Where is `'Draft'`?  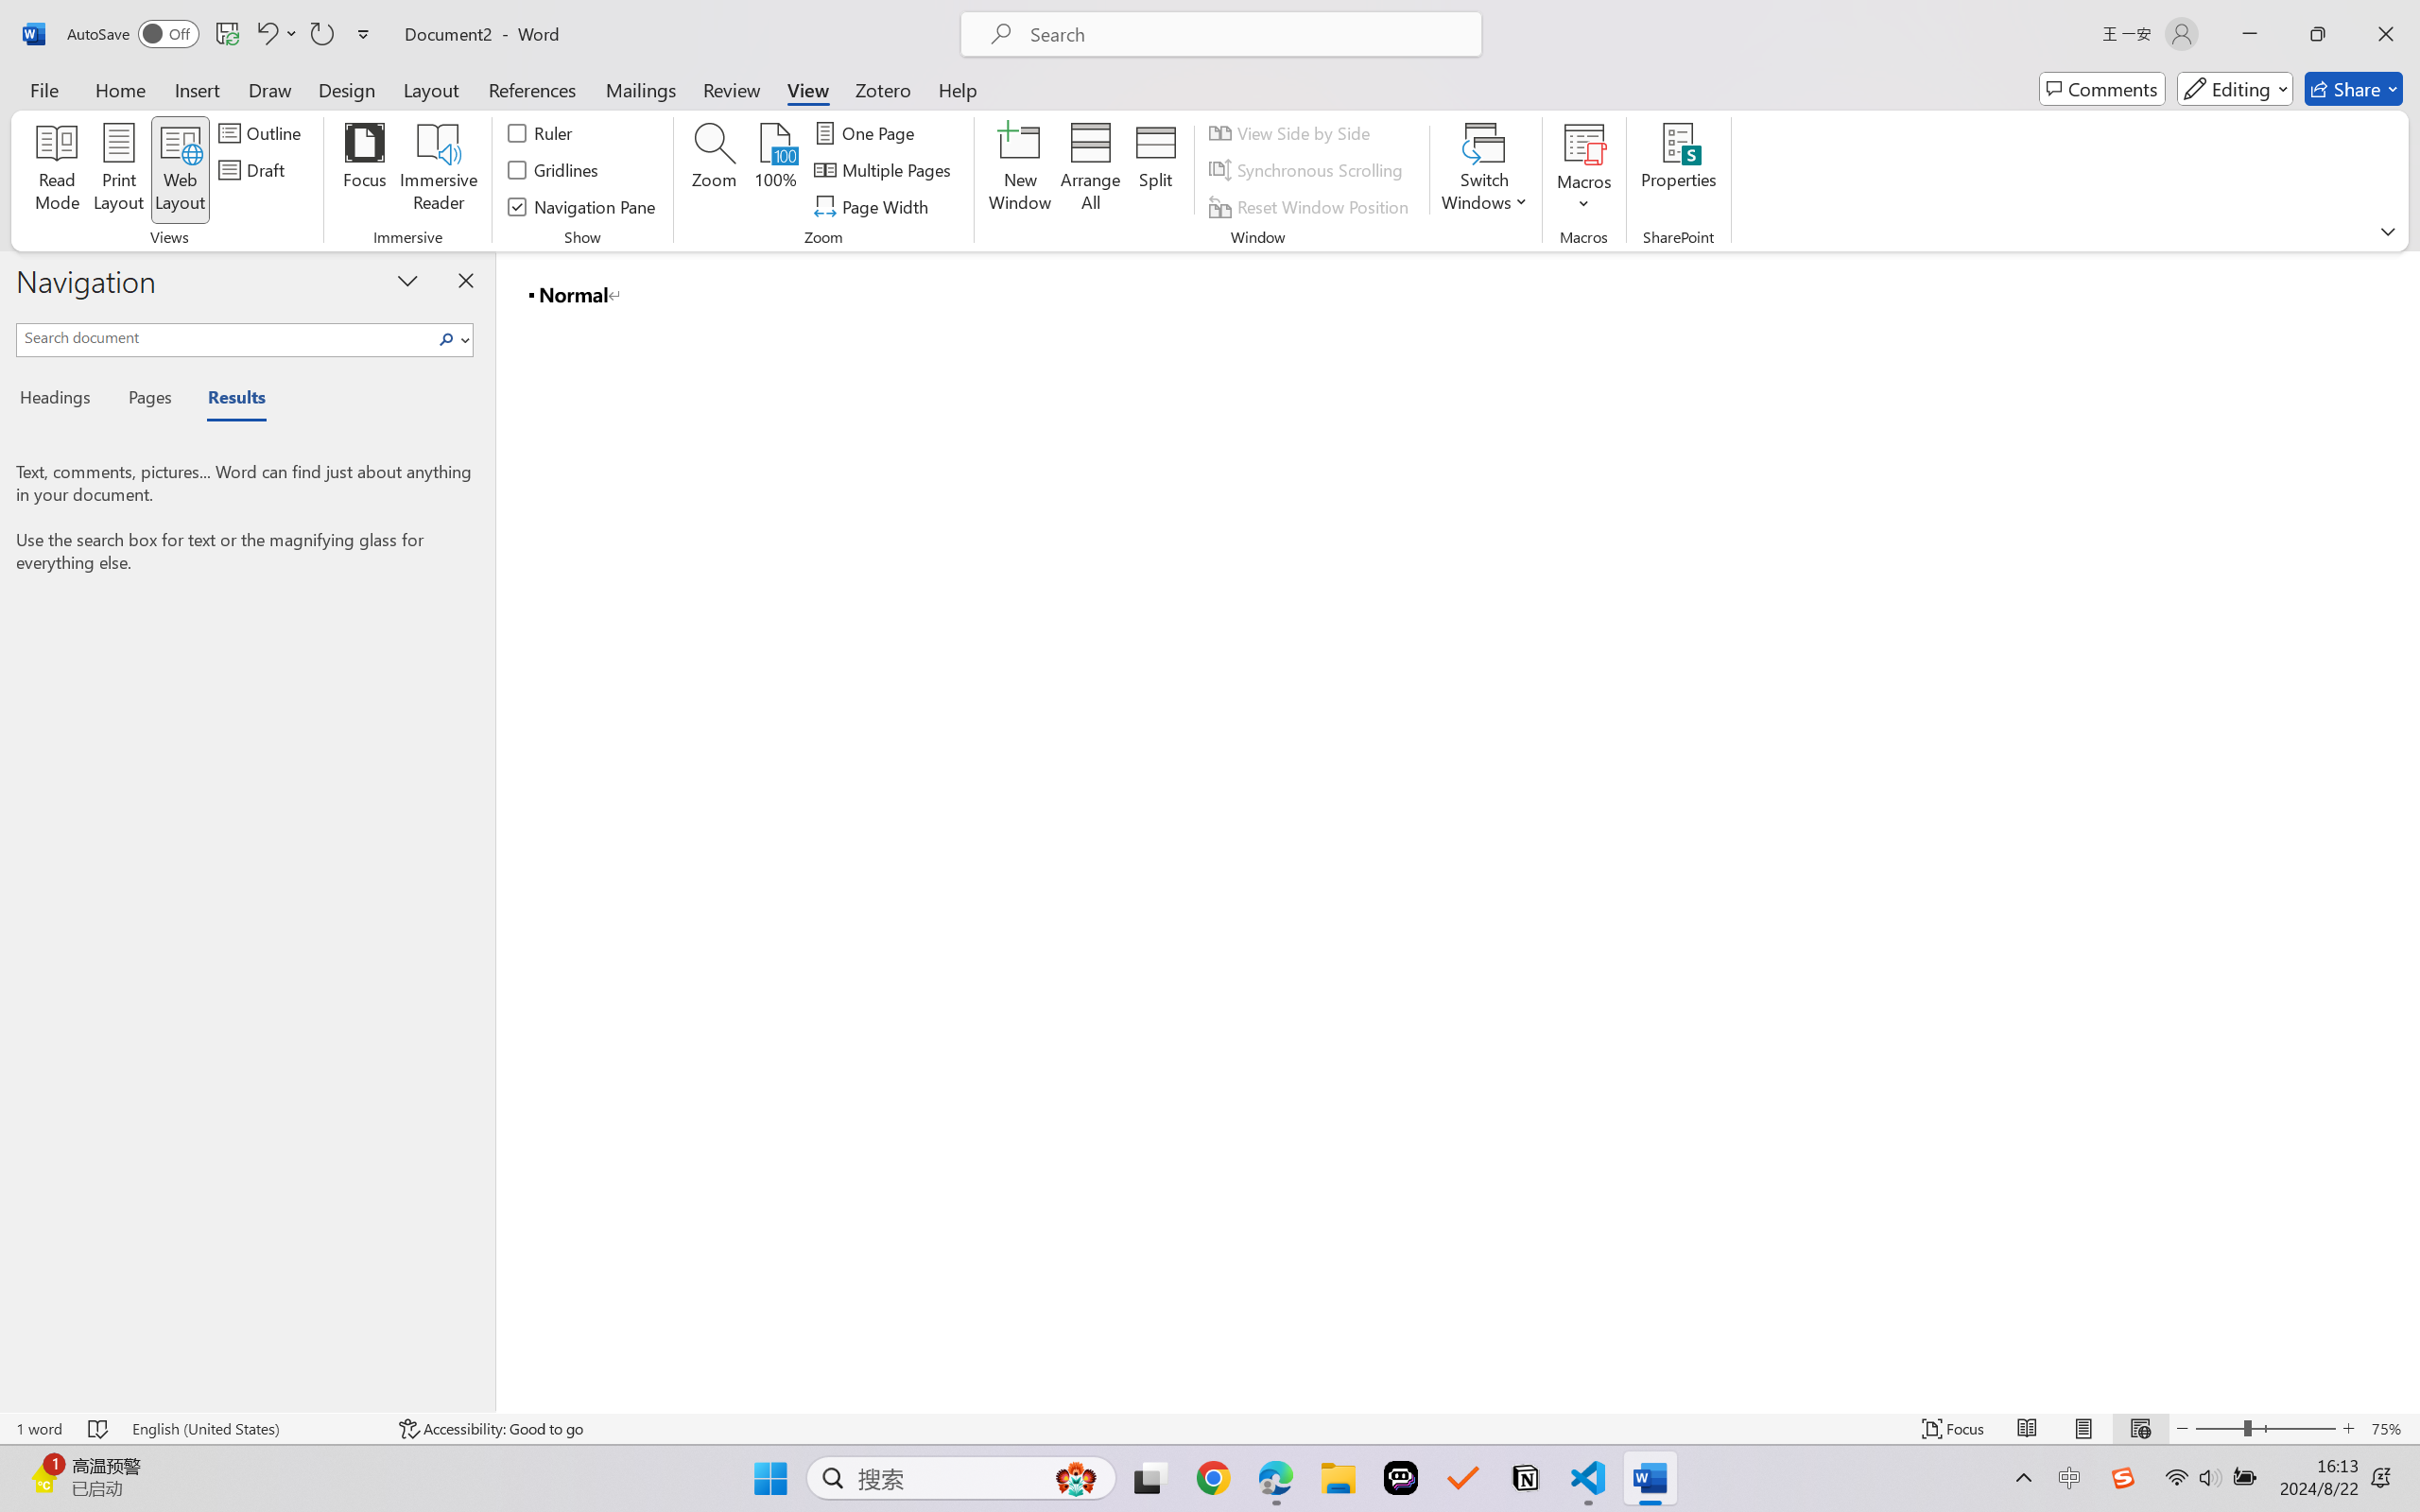 'Draft' is located at coordinates (254, 170).